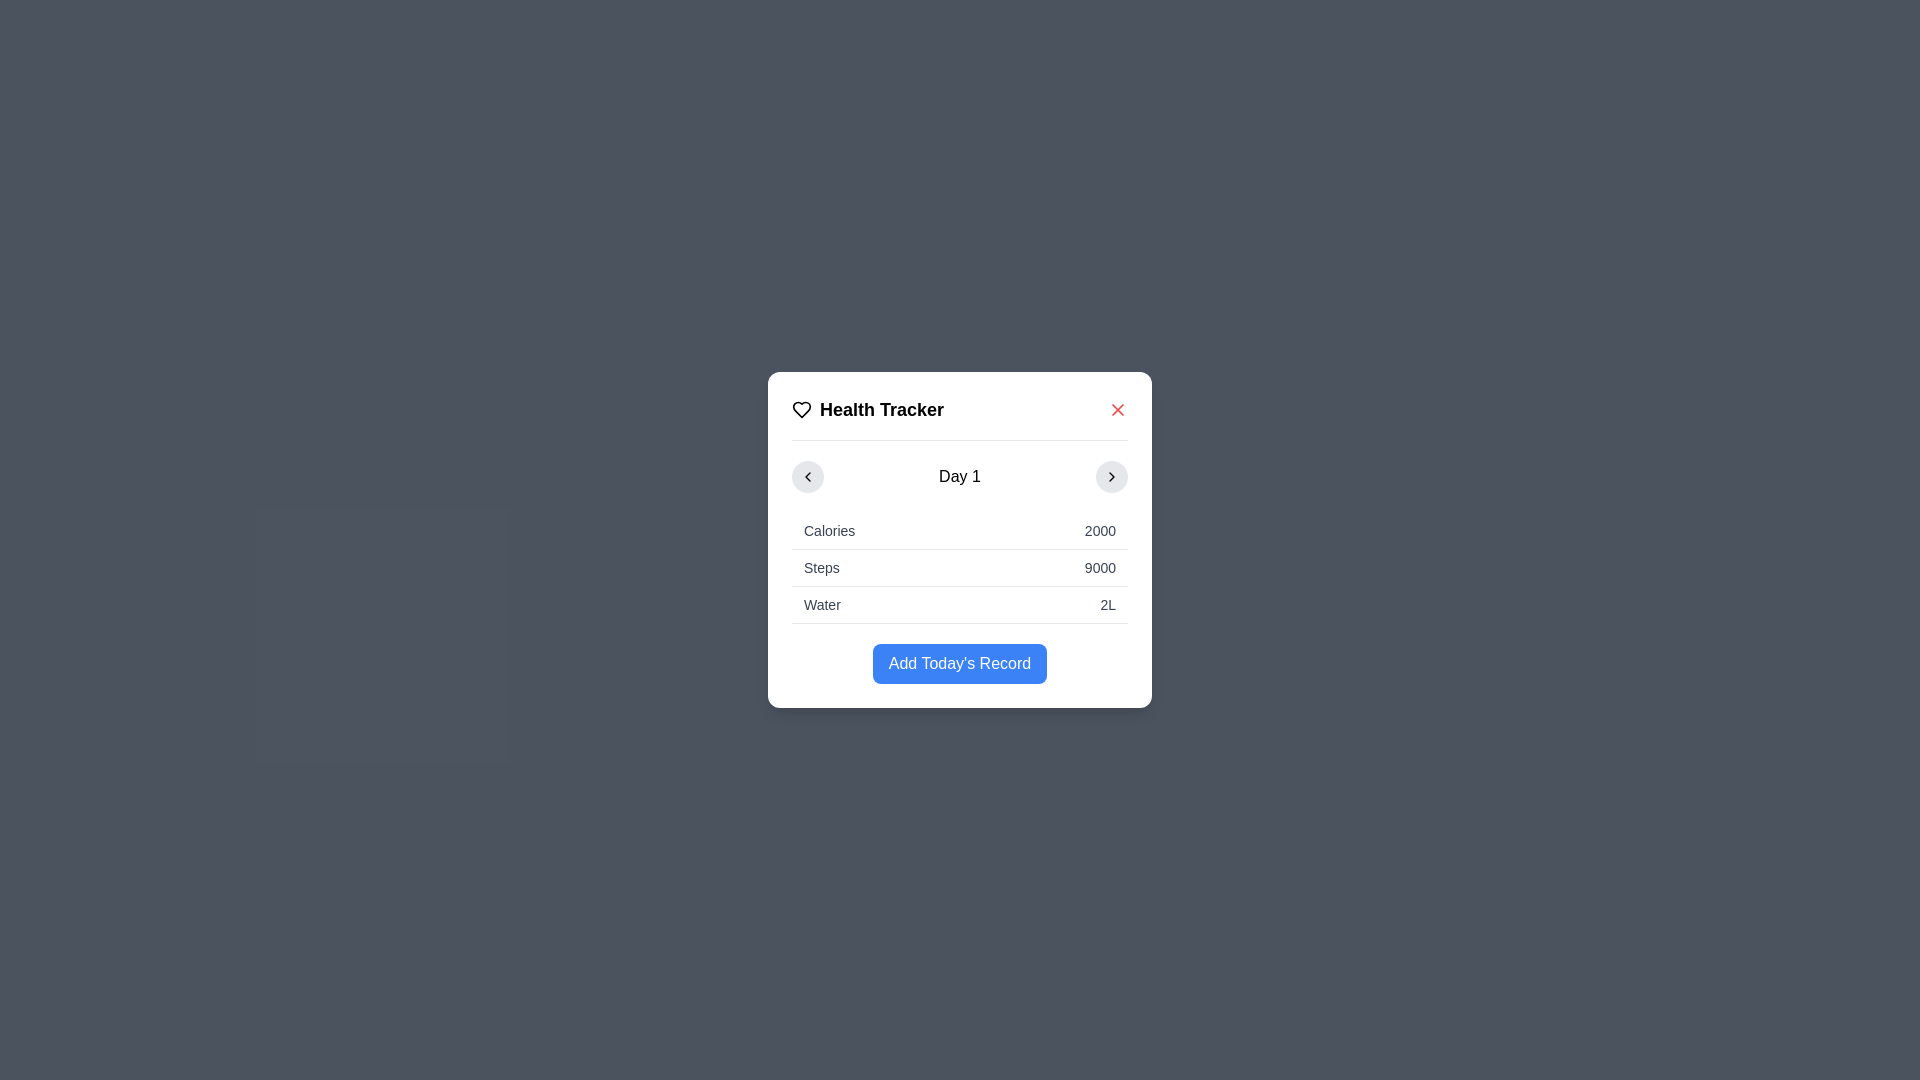  I want to click on the circular gray button with a right-facing chevron icon, so click(1111, 477).